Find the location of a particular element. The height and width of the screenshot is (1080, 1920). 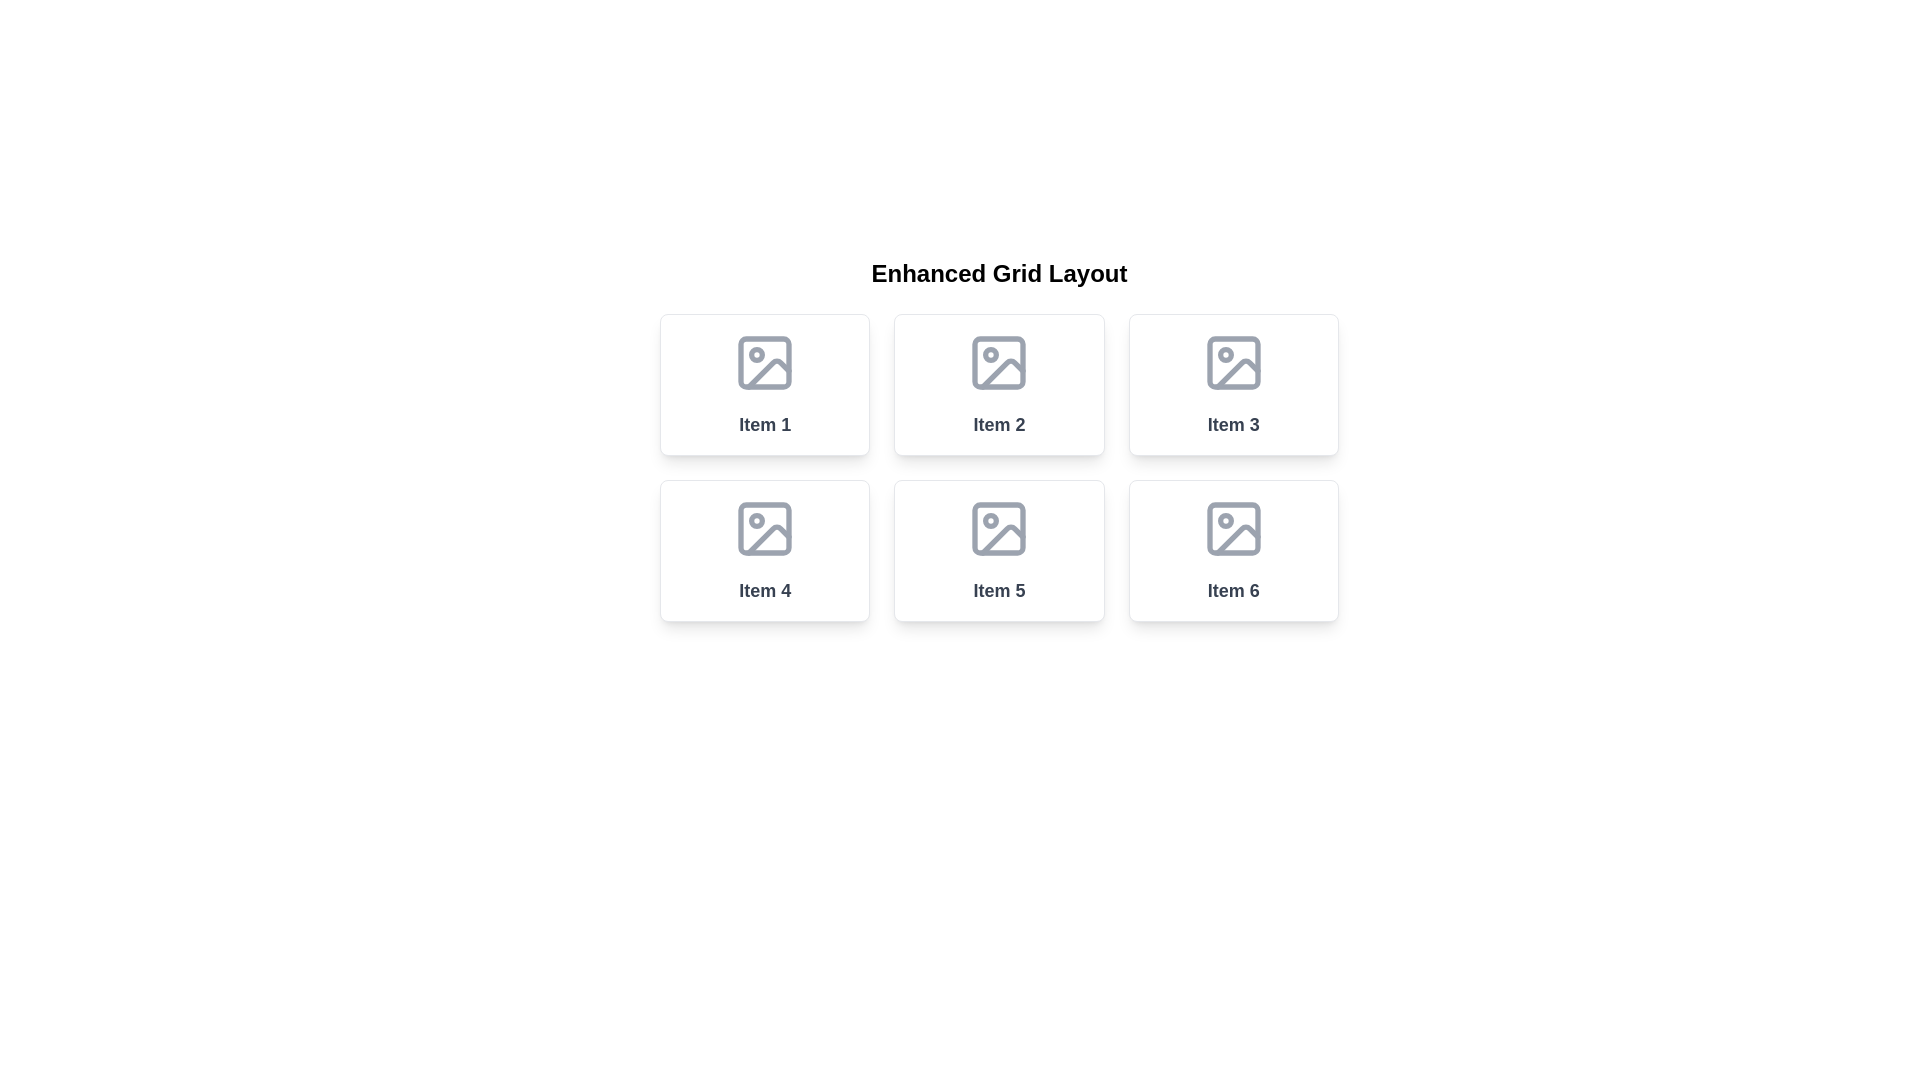

the decorative SVG circle element located in the second grid cell of the interface is located at coordinates (991, 353).